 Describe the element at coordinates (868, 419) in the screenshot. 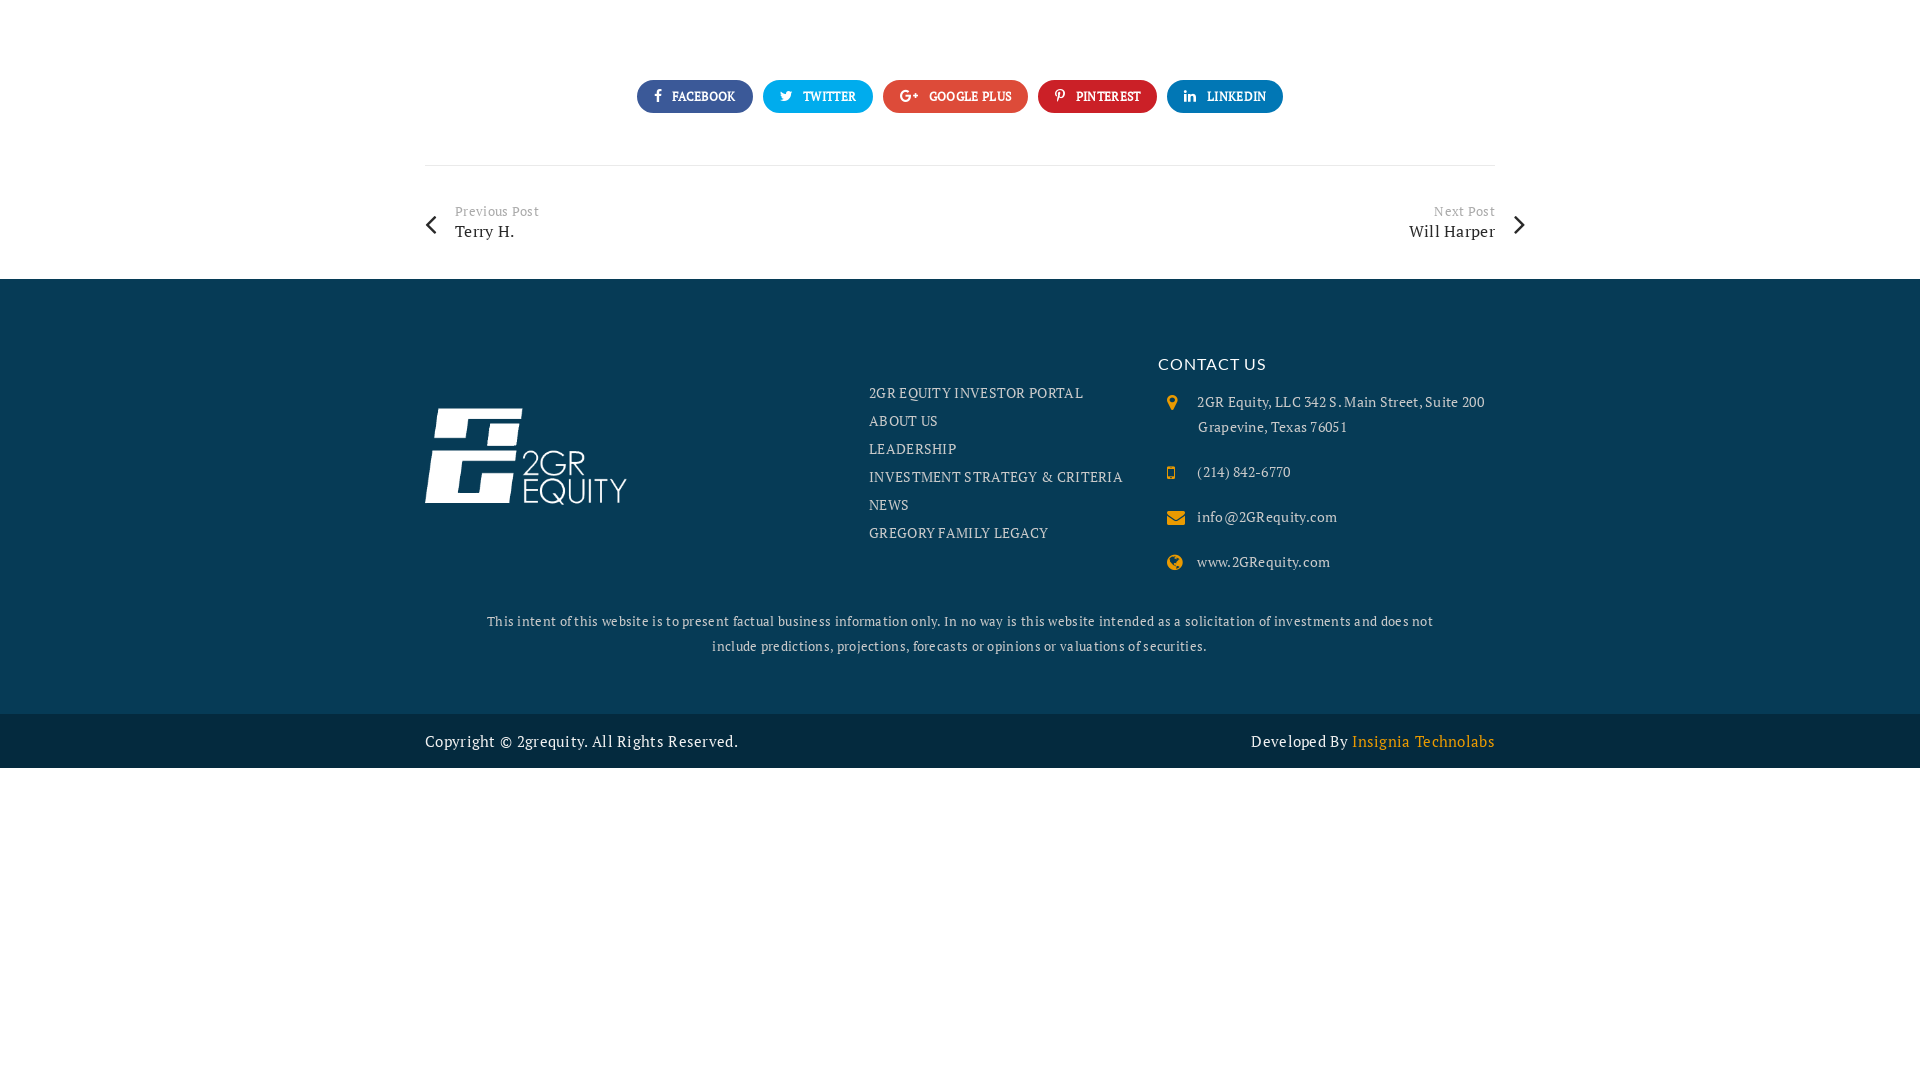

I see `'ABOUT US'` at that location.